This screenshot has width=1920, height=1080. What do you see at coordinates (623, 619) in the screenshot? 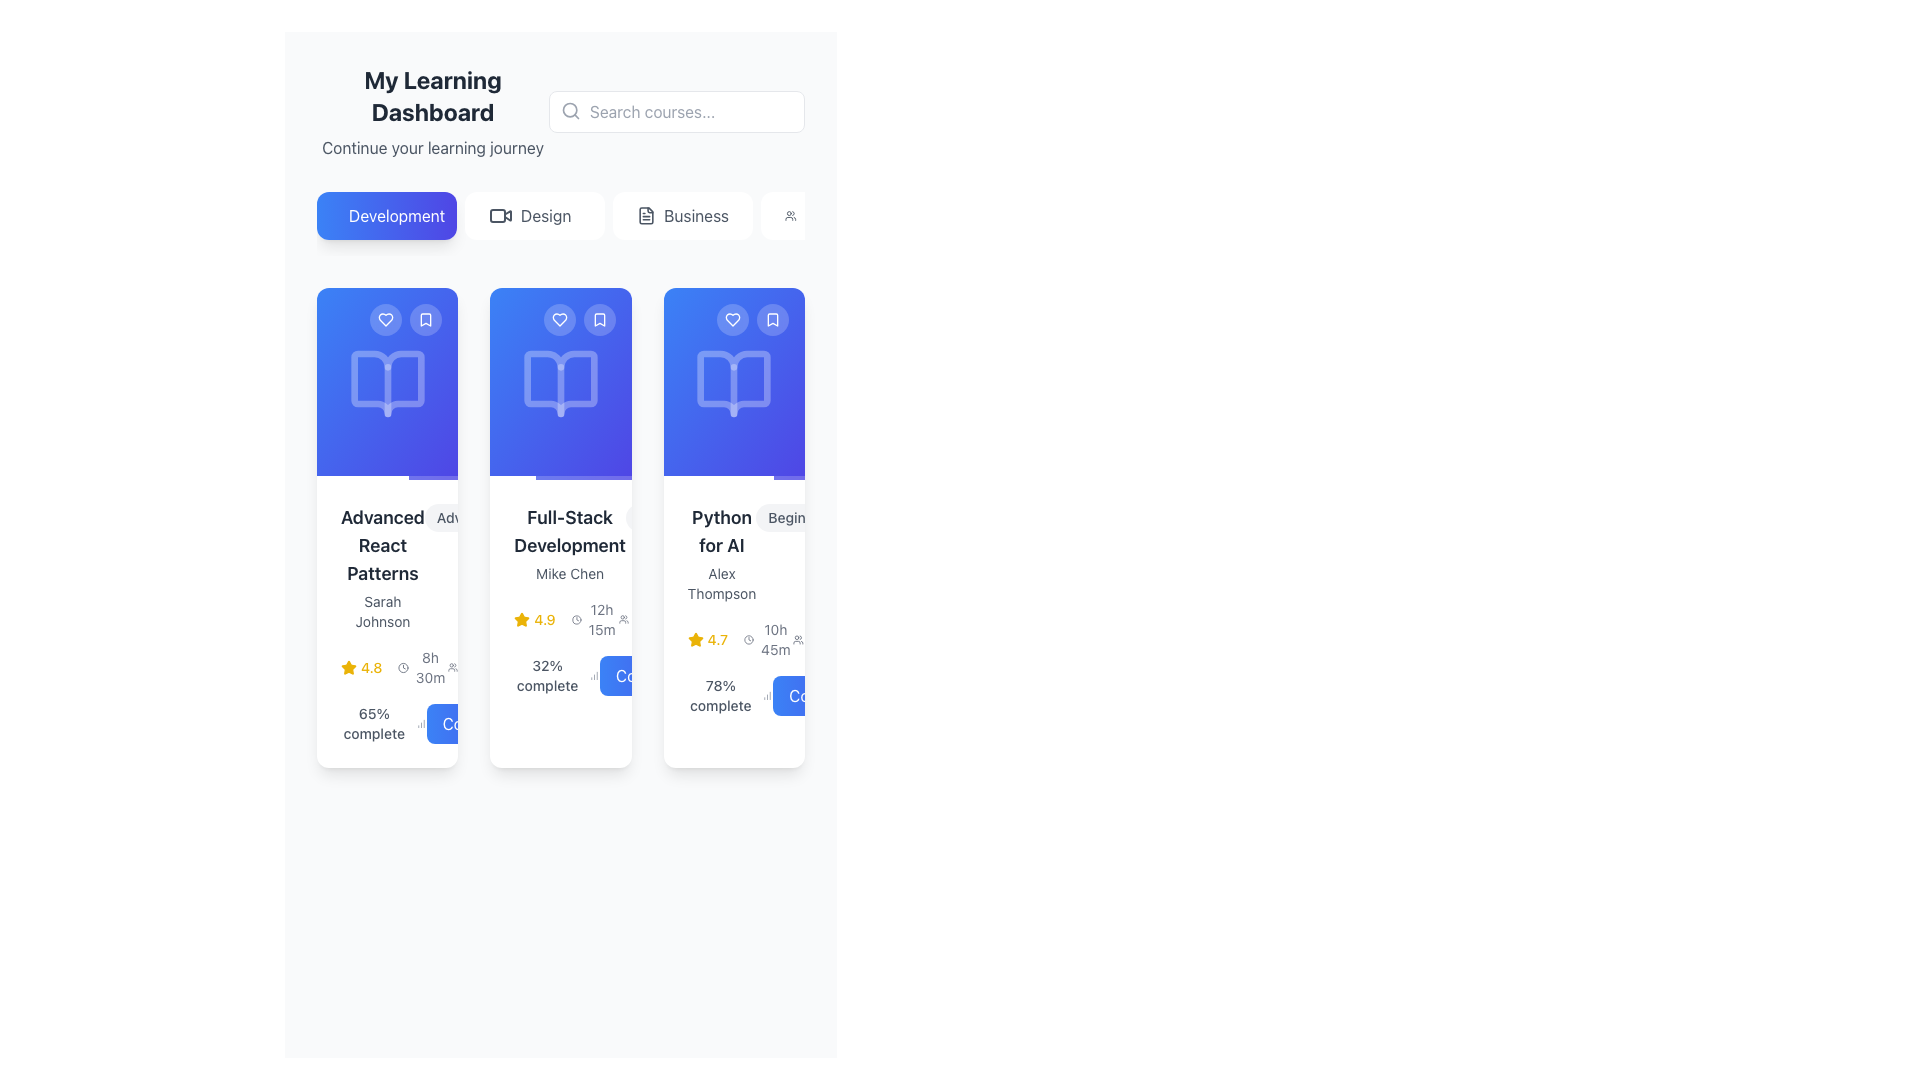
I see `the user representation icon (SVG) located to the left of the label '2156 students'` at bounding box center [623, 619].